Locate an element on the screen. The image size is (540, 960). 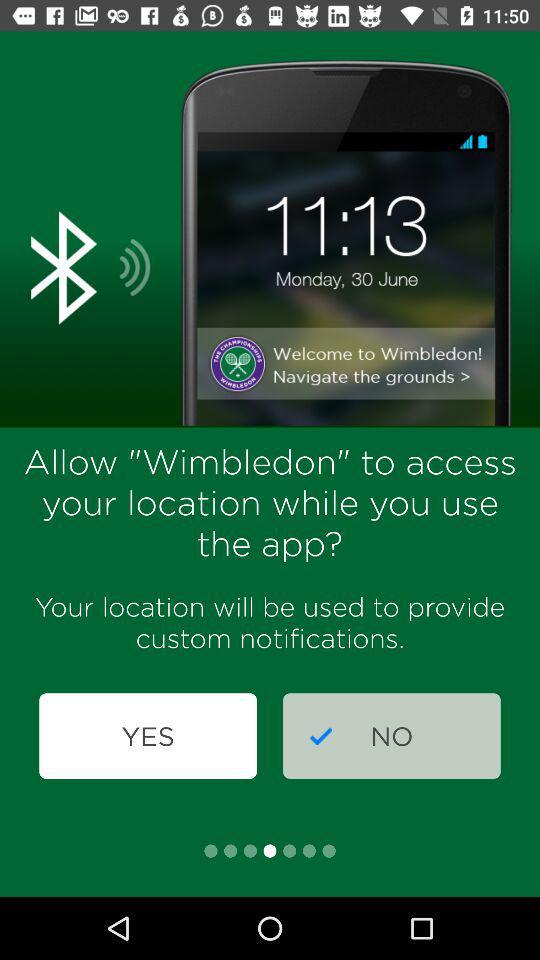
the item next to the no icon is located at coordinates (147, 735).